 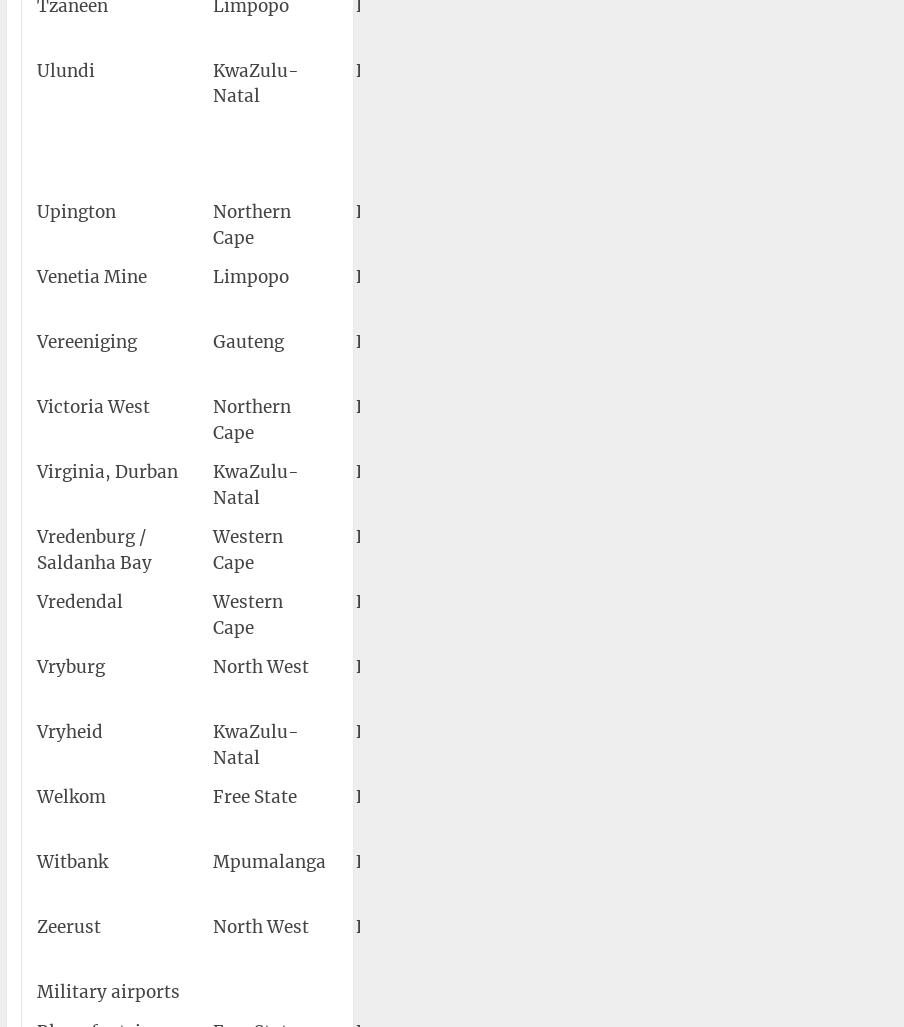 What do you see at coordinates (750, 354) in the screenshot?
I see `'26°34′12″S 027°57′36″E'` at bounding box center [750, 354].